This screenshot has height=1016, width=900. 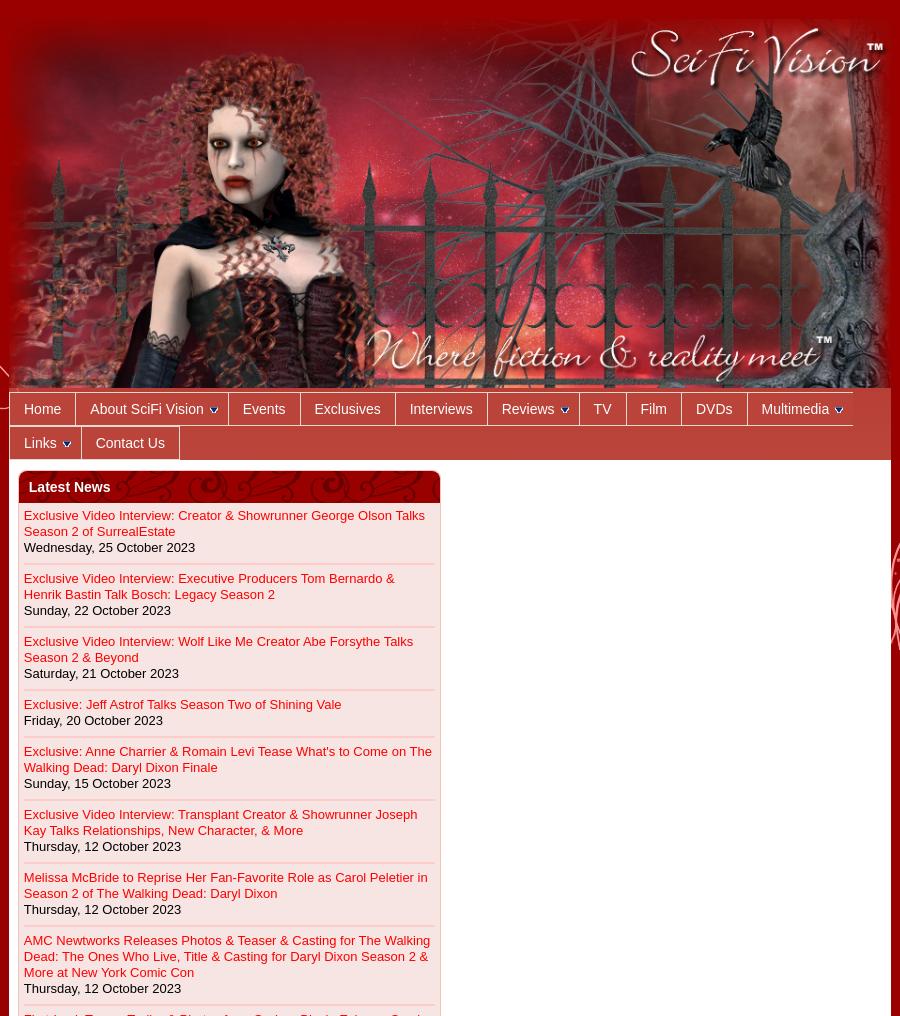 I want to click on 'Exclusive Video Interview: Transplant Creator & Showrunner Joseph Kay Talks Relationships, New Character, & More', so click(x=219, y=821).